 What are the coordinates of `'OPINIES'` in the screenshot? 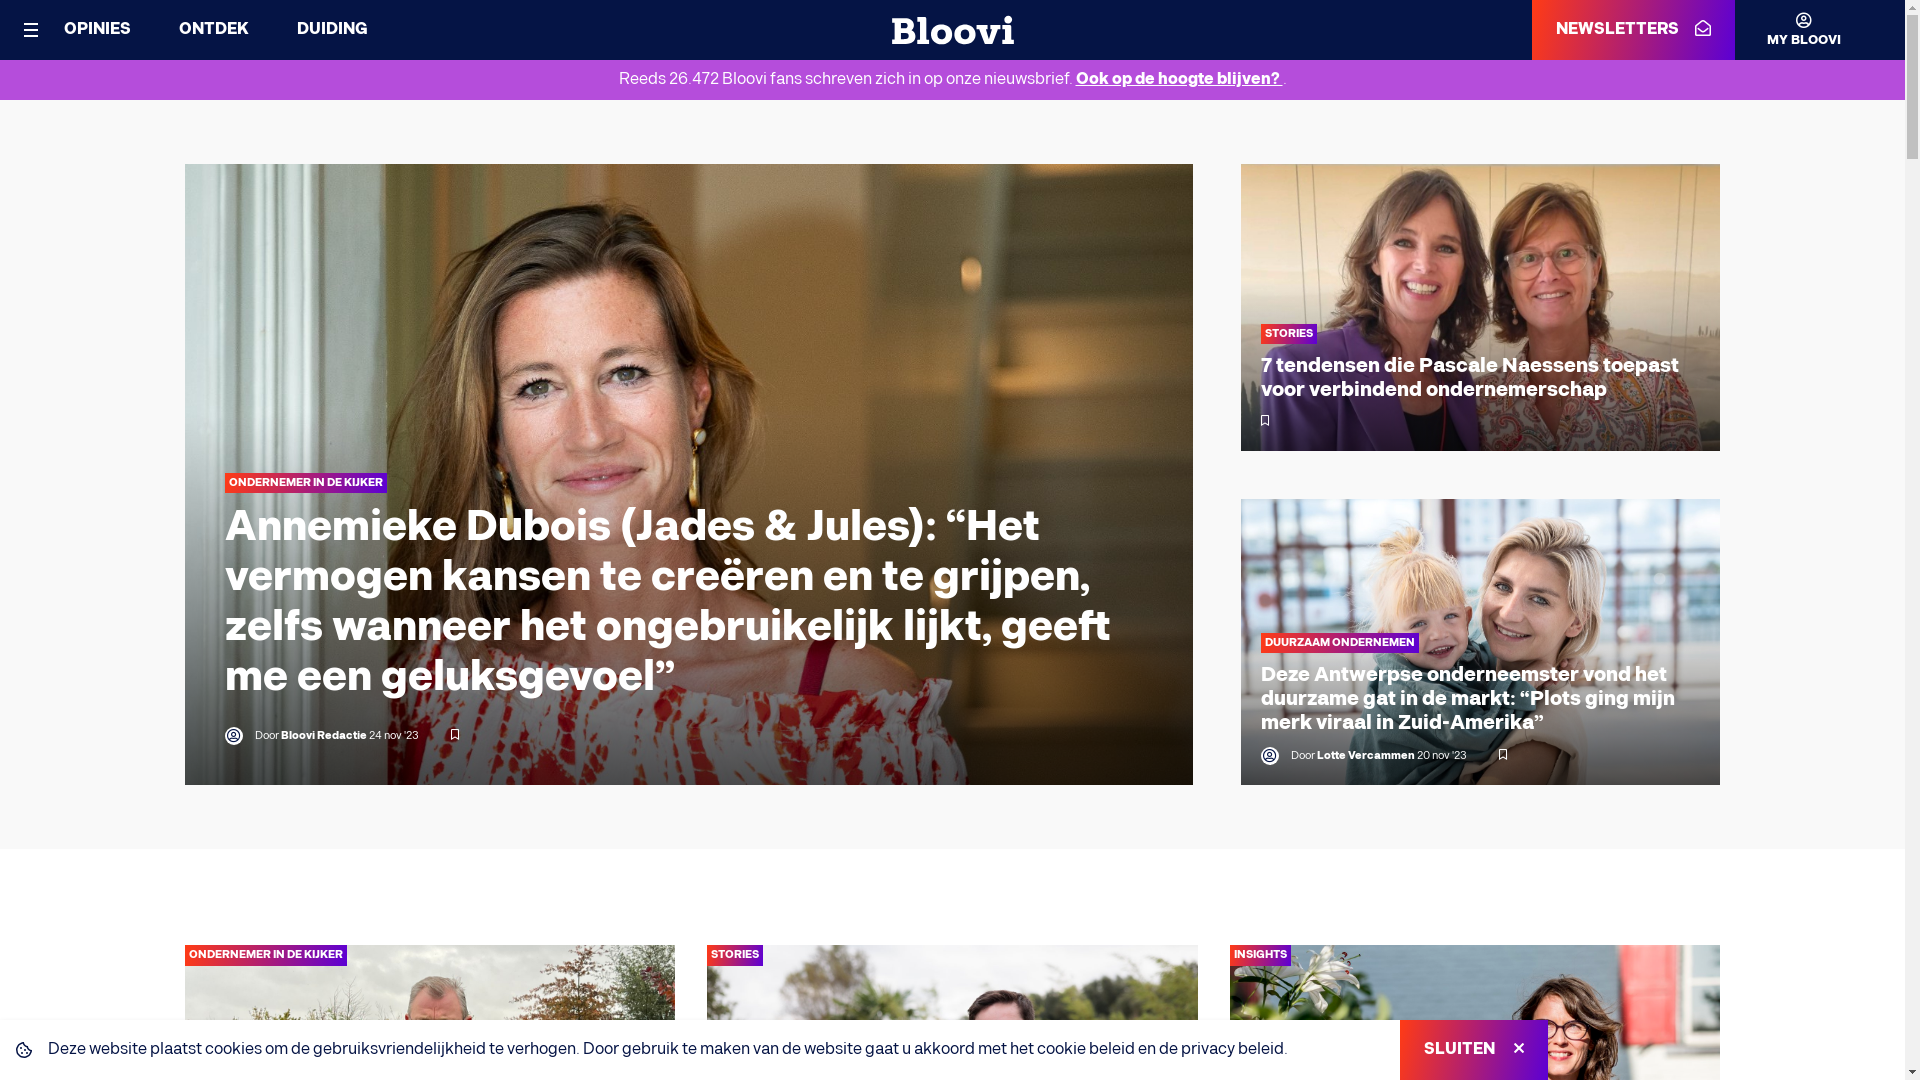 It's located at (96, 29).